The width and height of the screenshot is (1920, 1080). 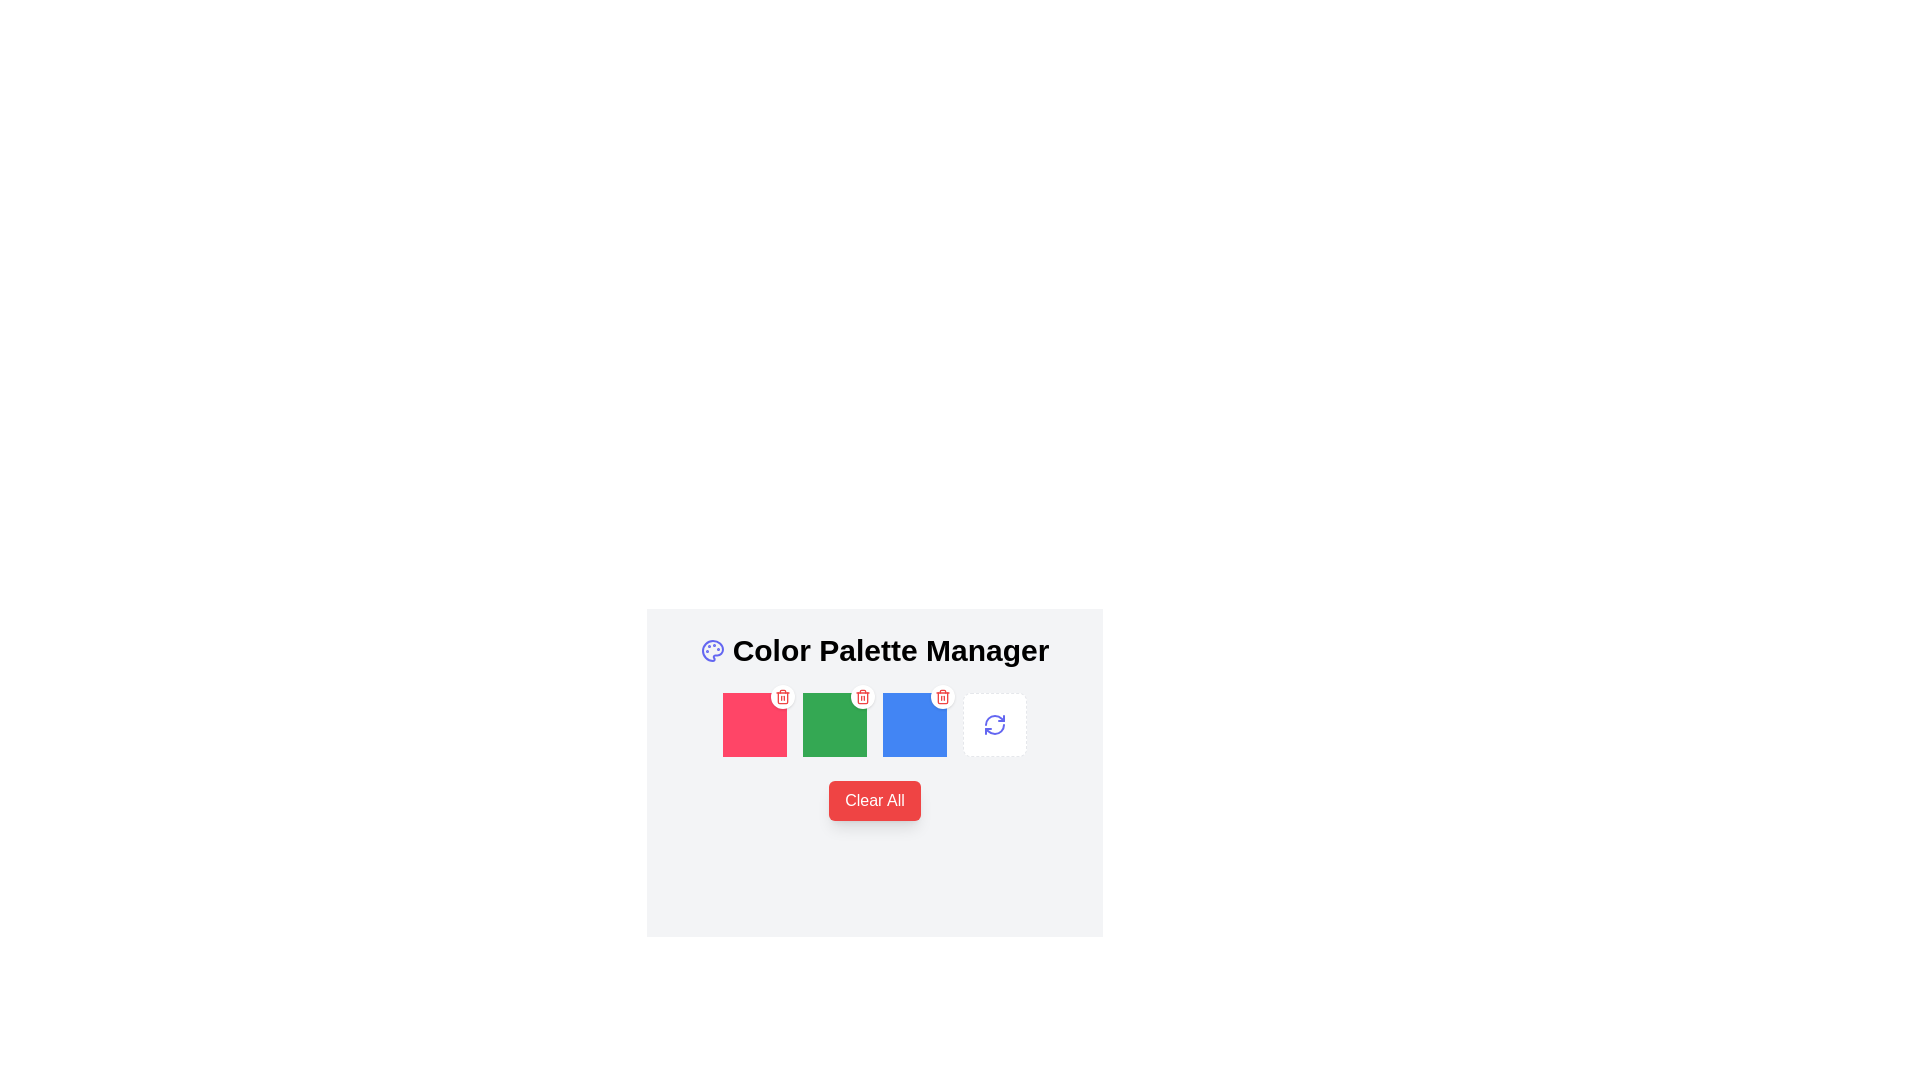 I want to click on the small red trashcan icon within the white circular button located in the top-right corner of the blue square component, so click(x=941, y=696).